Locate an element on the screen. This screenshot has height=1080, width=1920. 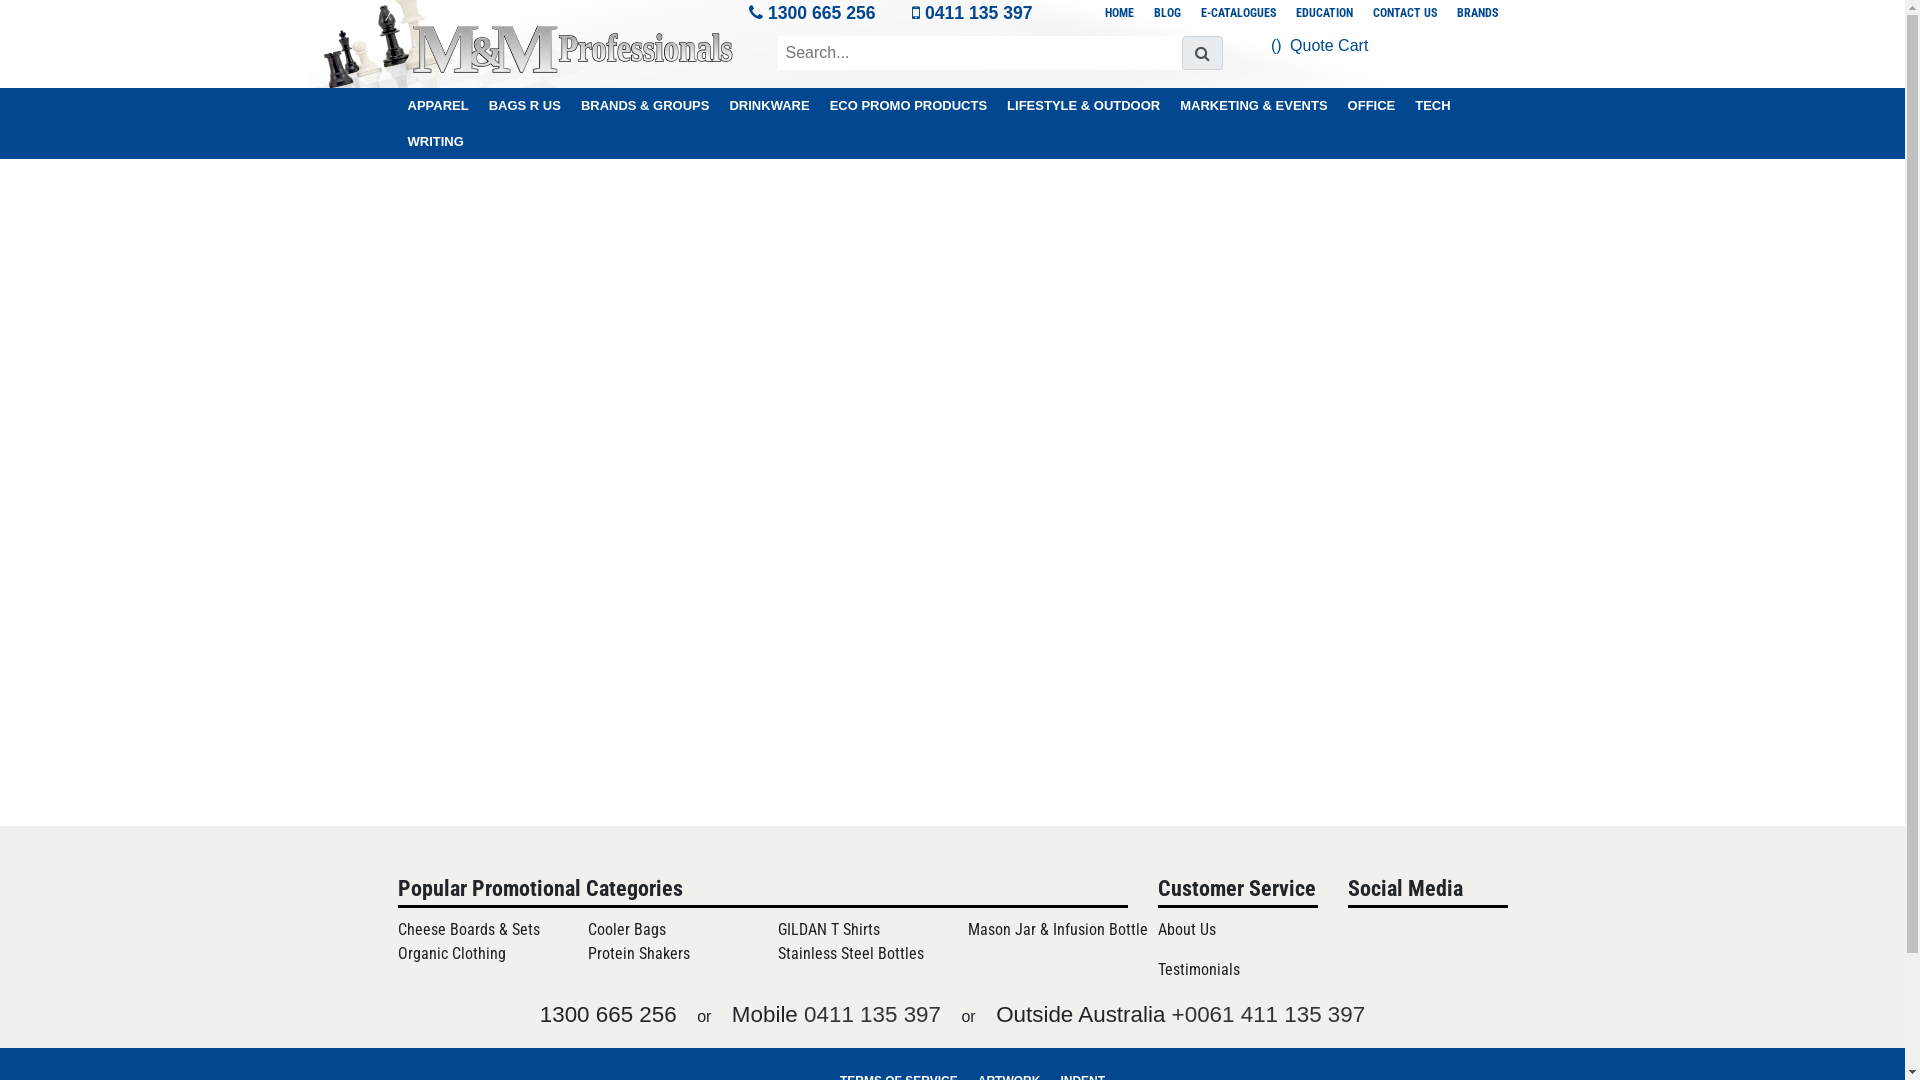
'E-CATALOGUES' is located at coordinates (1236, 12).